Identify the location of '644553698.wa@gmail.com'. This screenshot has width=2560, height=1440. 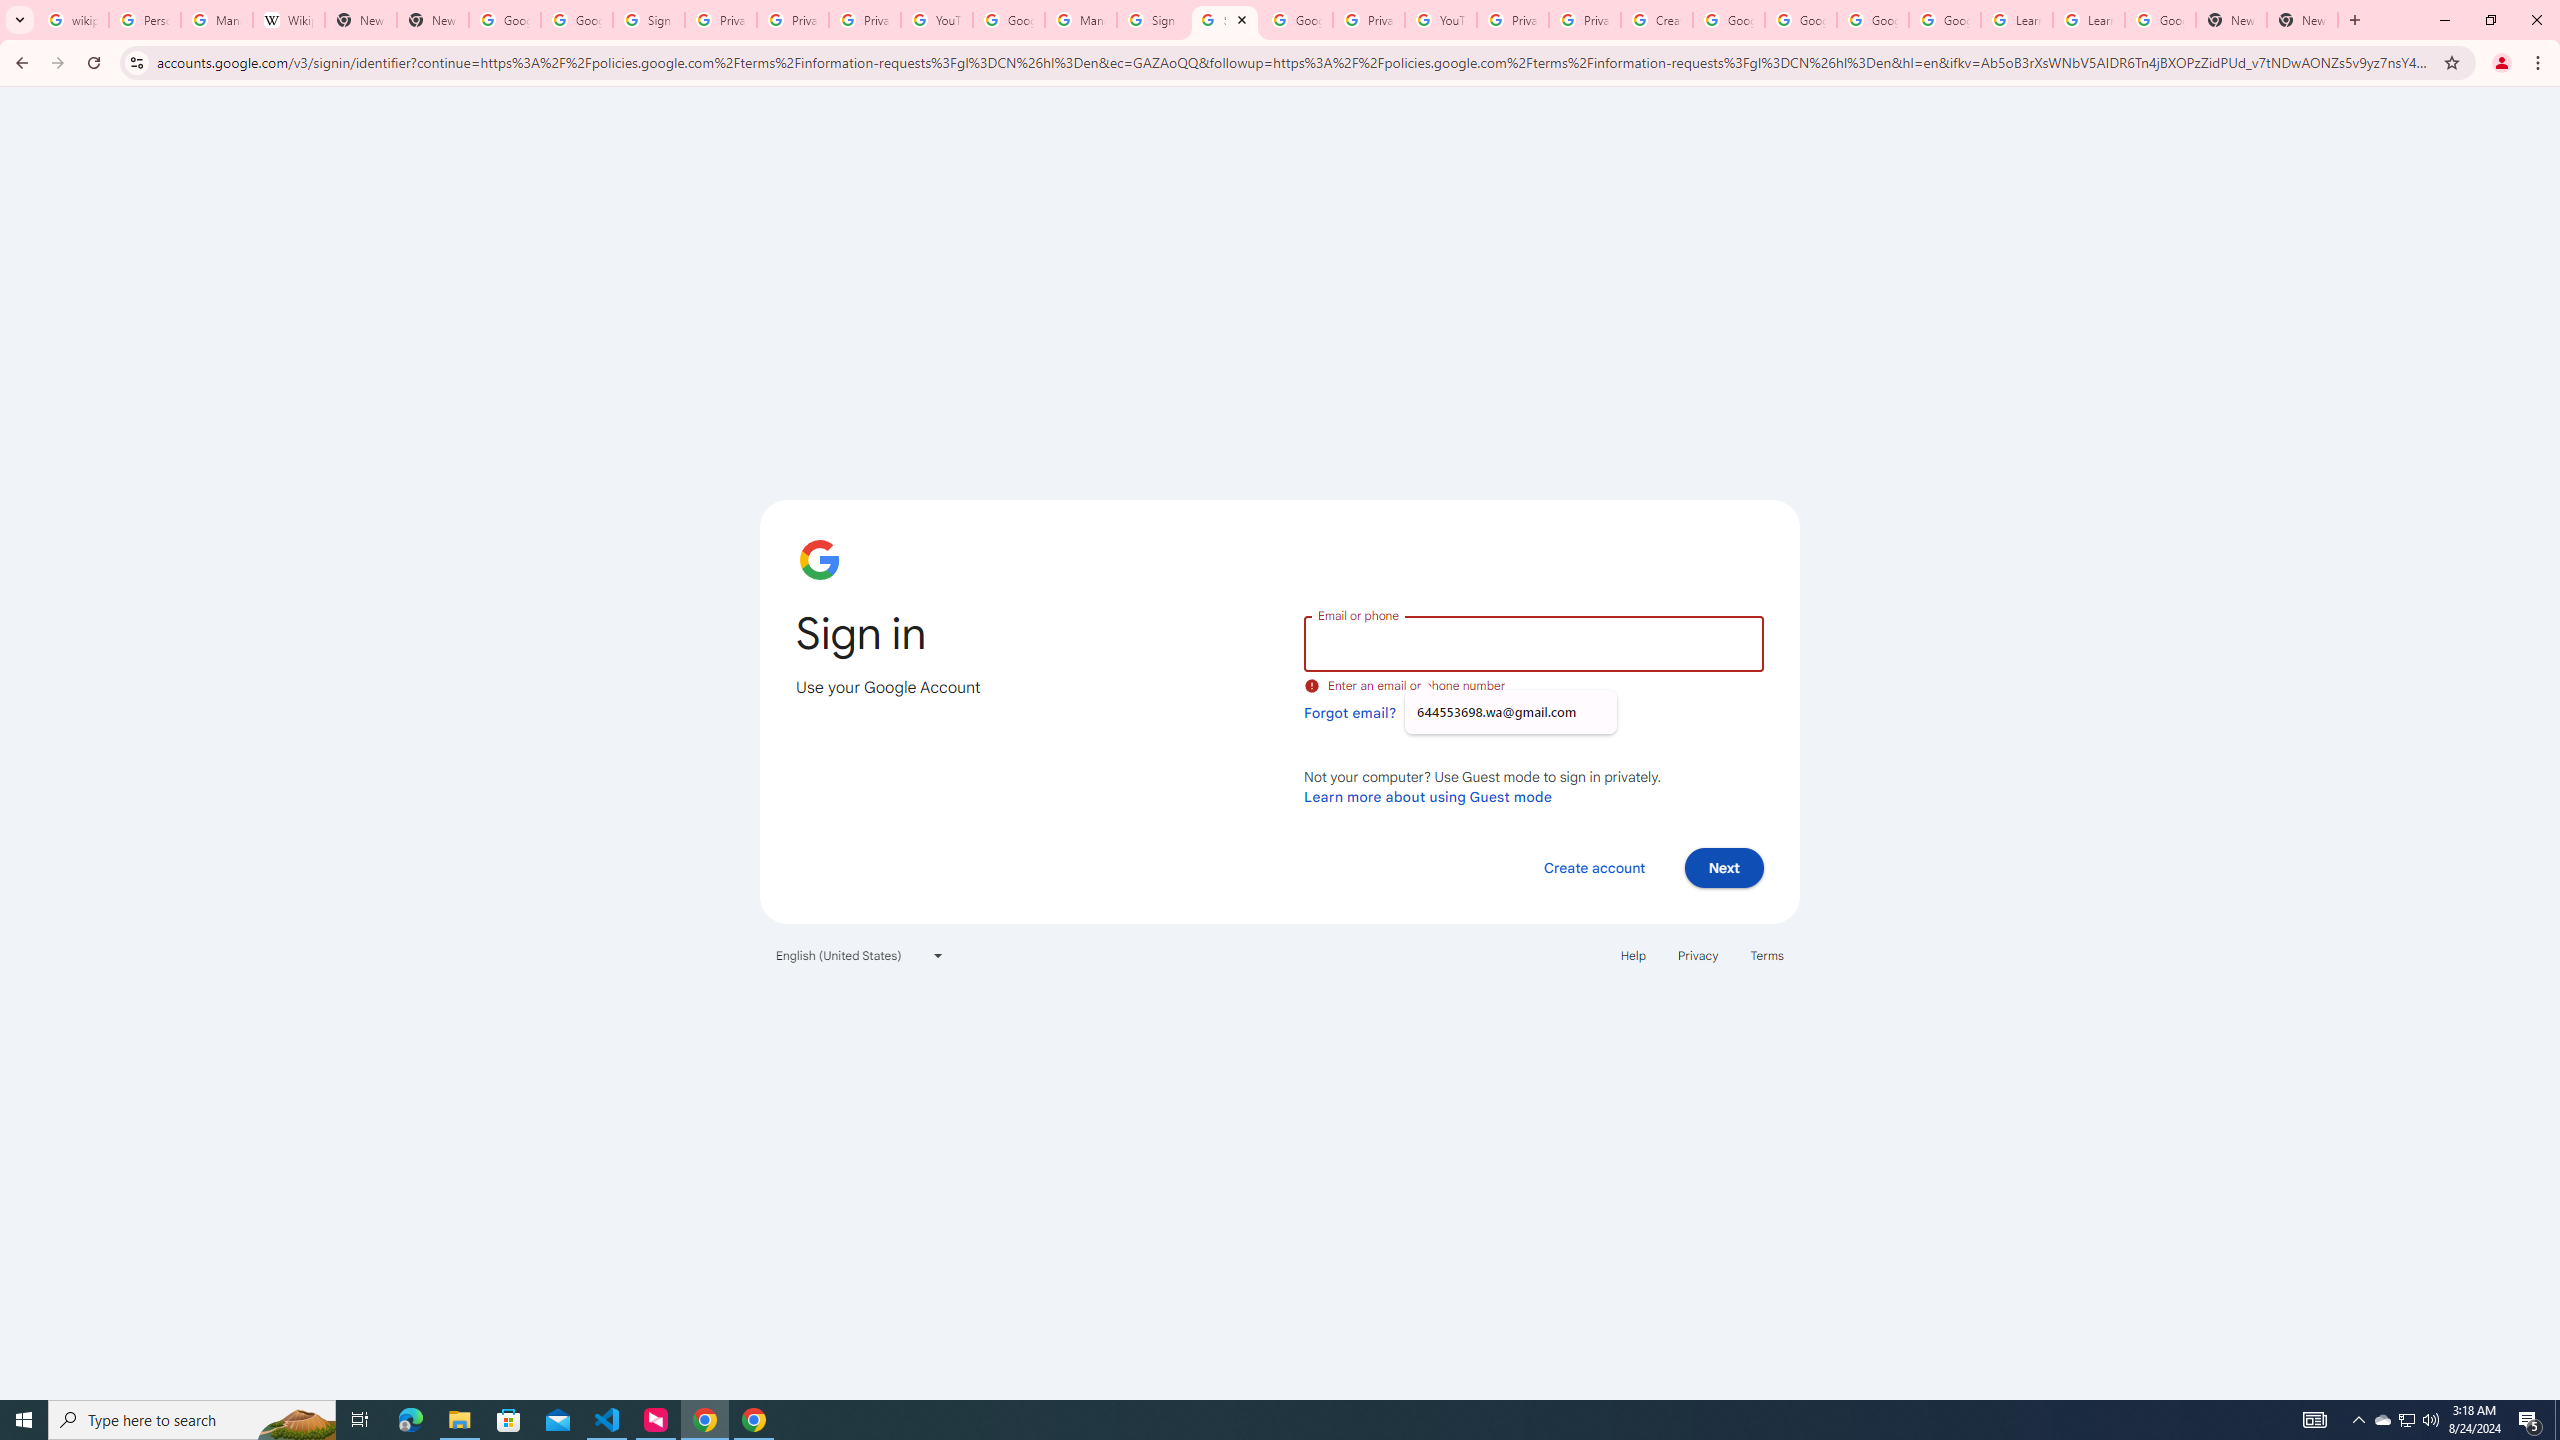
(1509, 712).